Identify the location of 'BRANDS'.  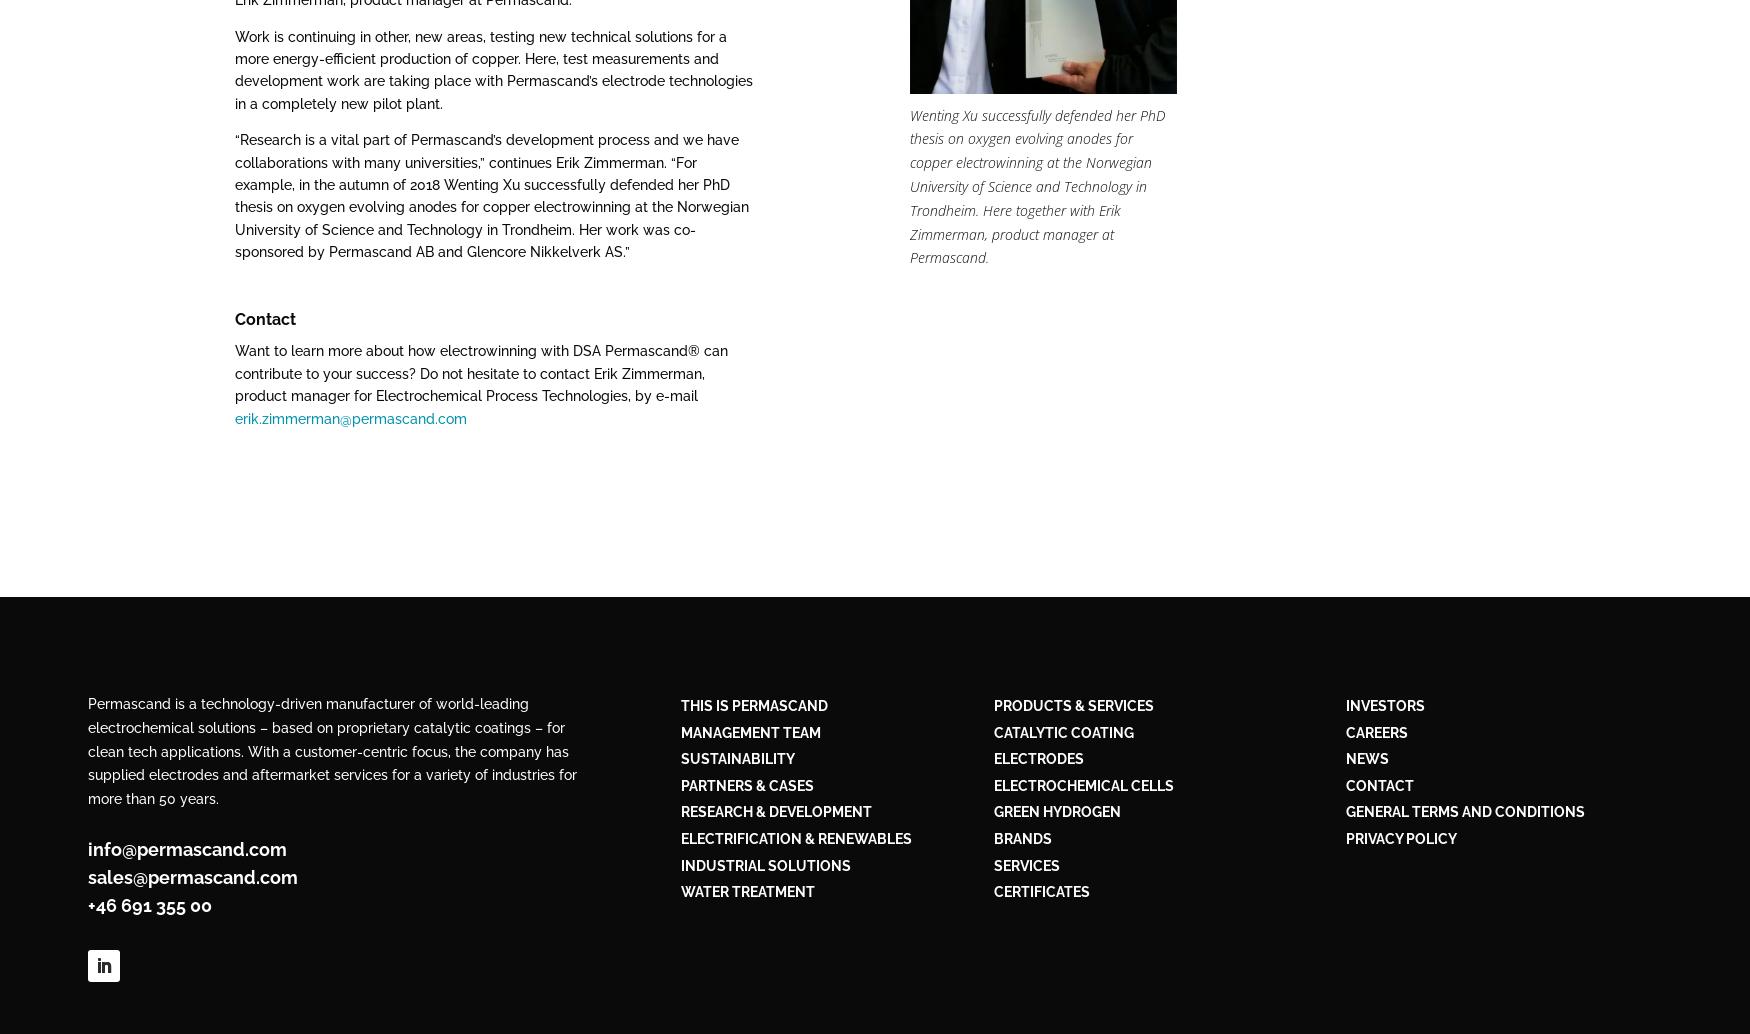
(1022, 836).